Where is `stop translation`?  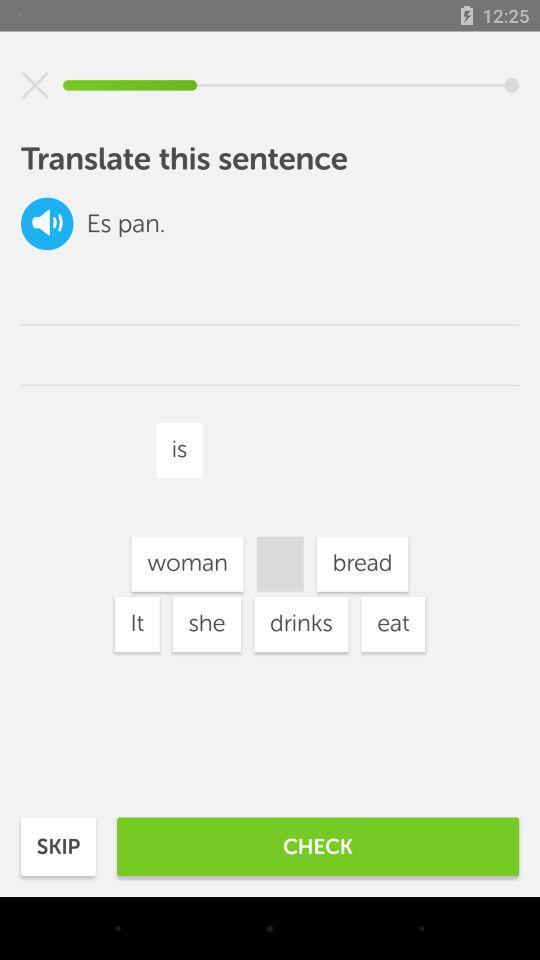
stop translation is located at coordinates (35, 85).